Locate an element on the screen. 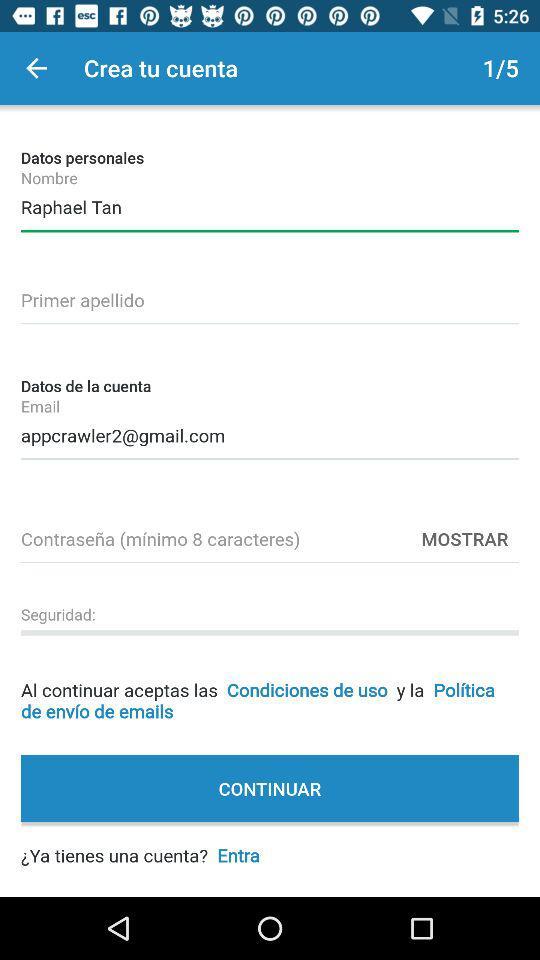  mostrar icon is located at coordinates (464, 537).